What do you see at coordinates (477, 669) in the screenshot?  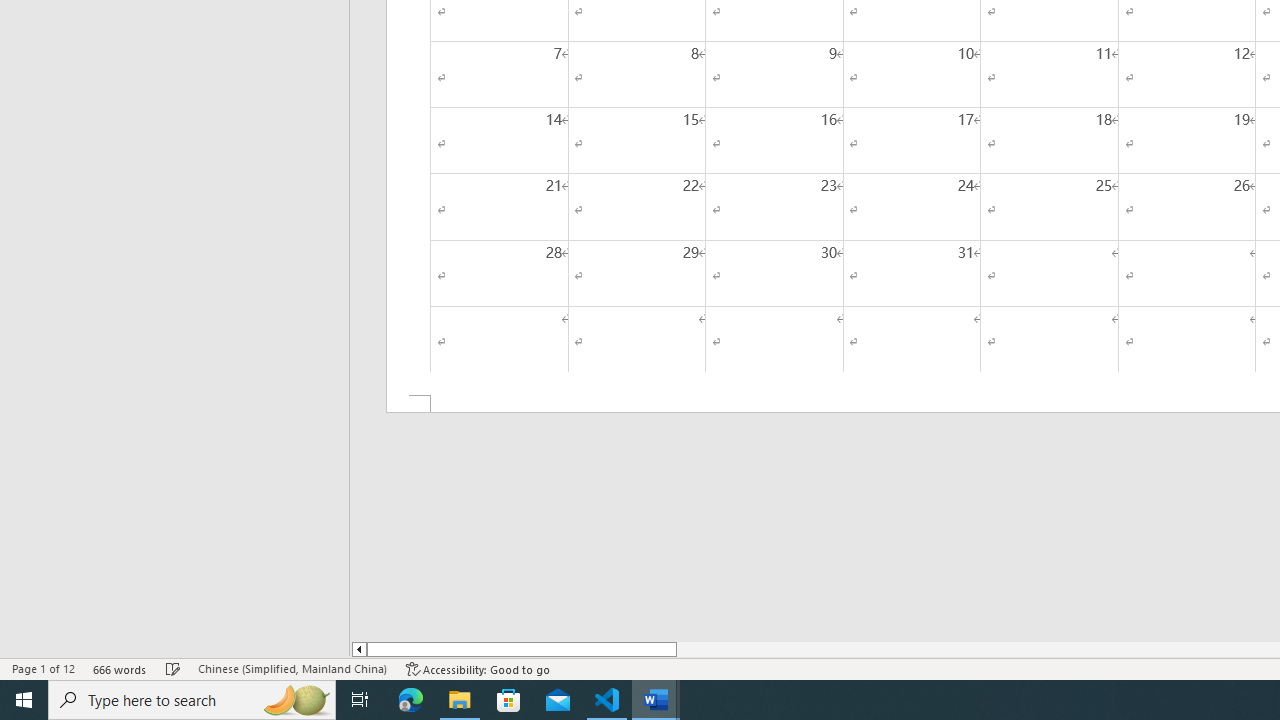 I see `'Accessibility Checker Accessibility: Good to go'` at bounding box center [477, 669].